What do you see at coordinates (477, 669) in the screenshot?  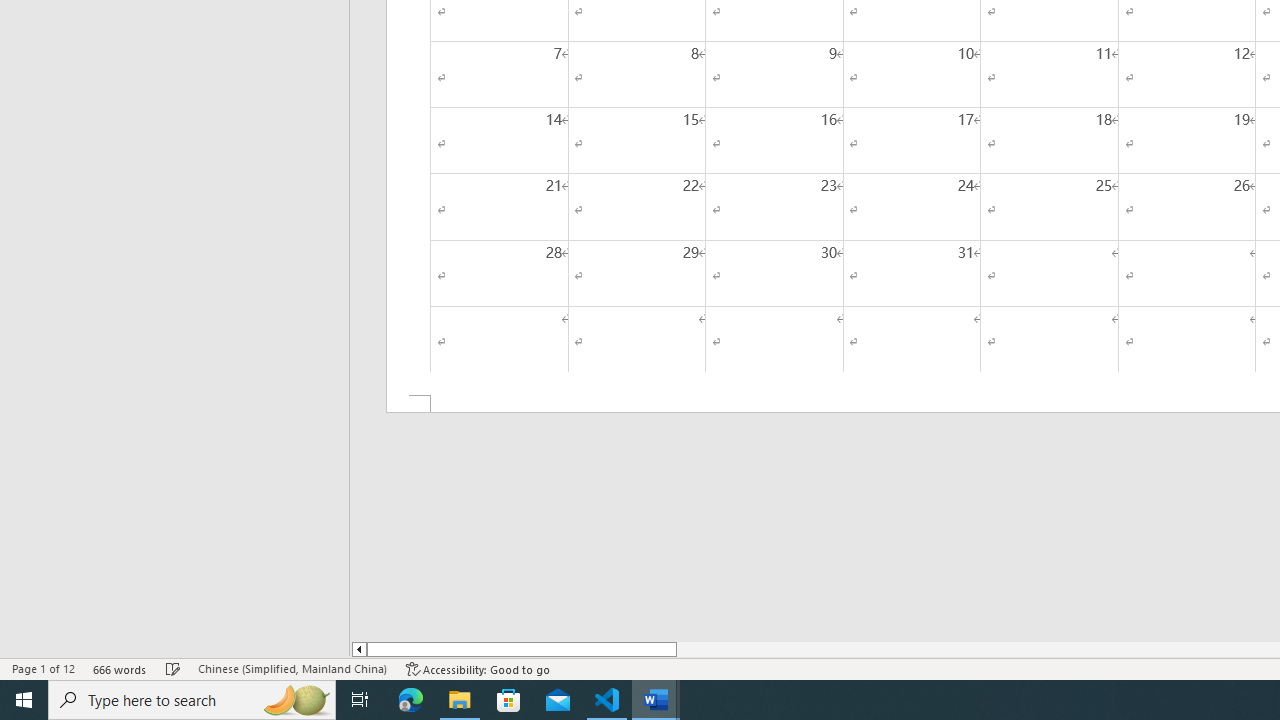 I see `'Accessibility Checker Accessibility: Good to go'` at bounding box center [477, 669].